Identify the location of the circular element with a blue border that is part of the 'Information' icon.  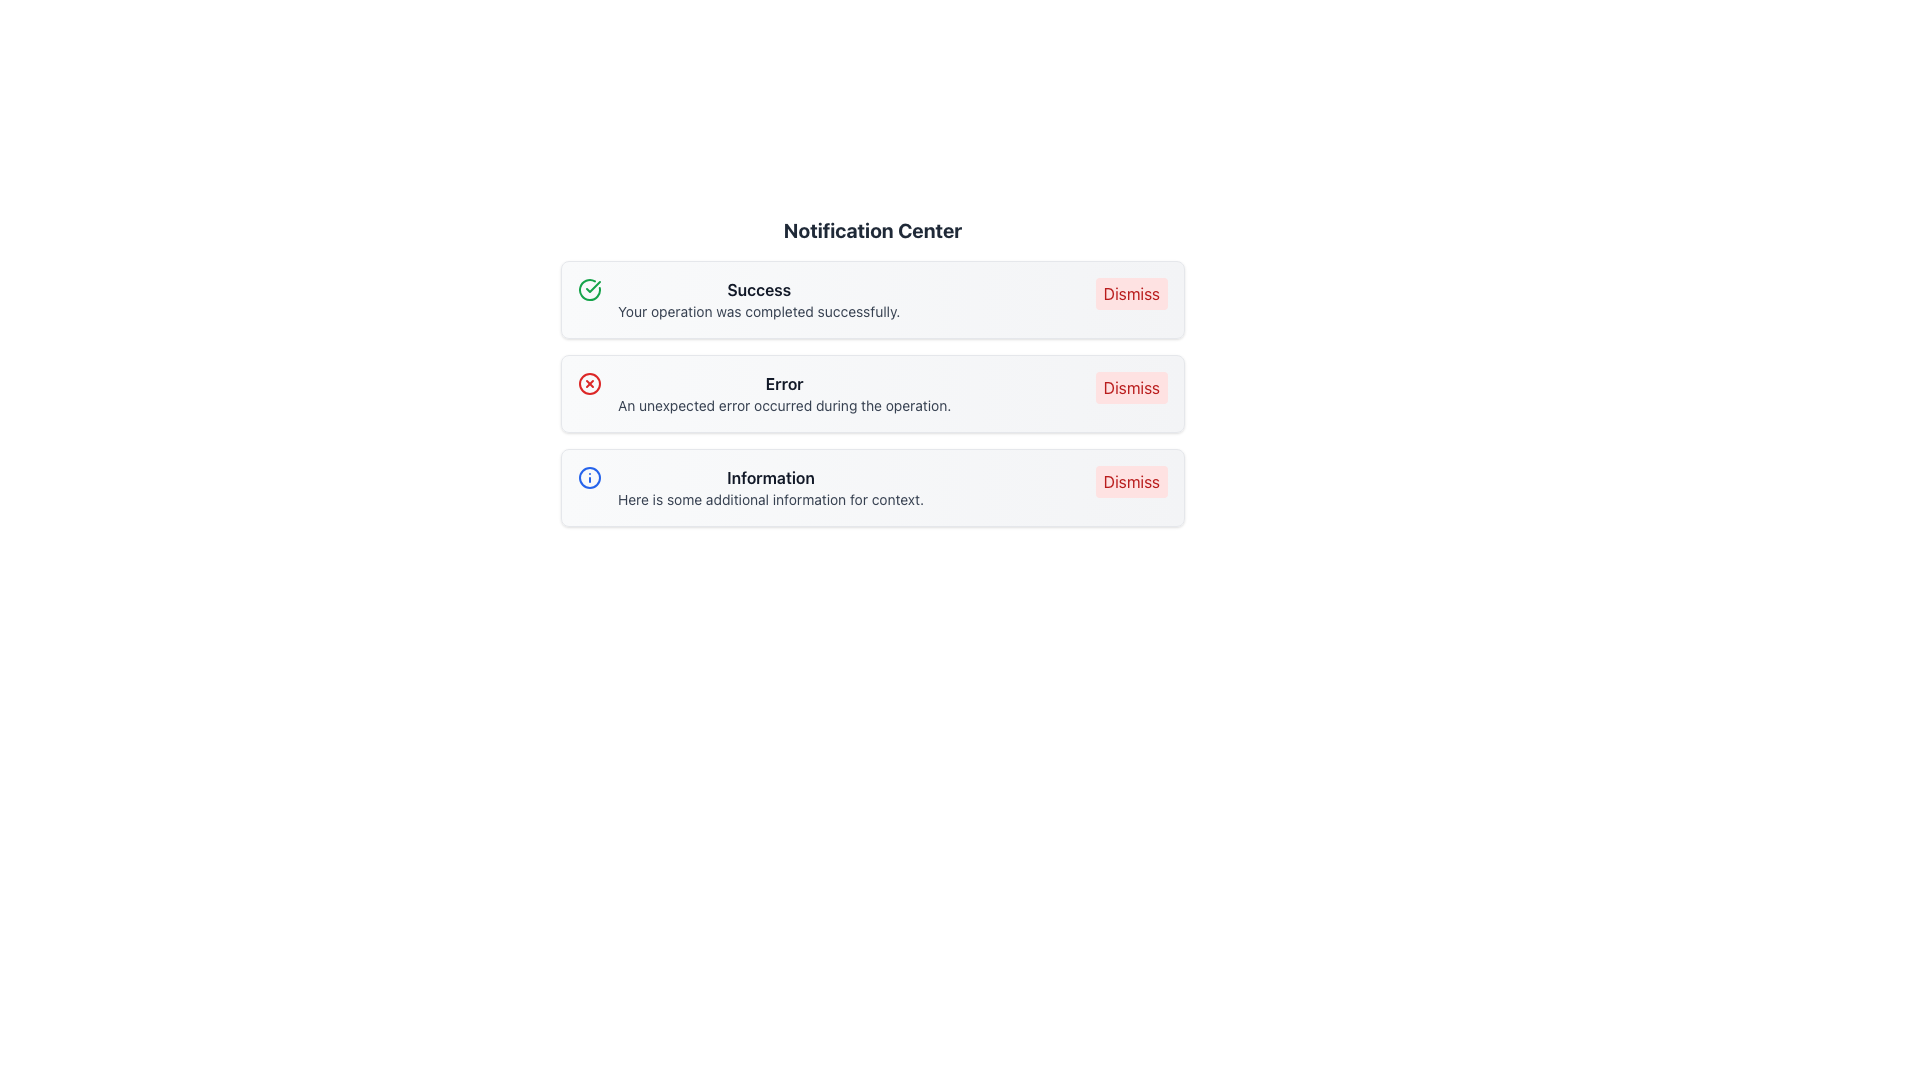
(589, 478).